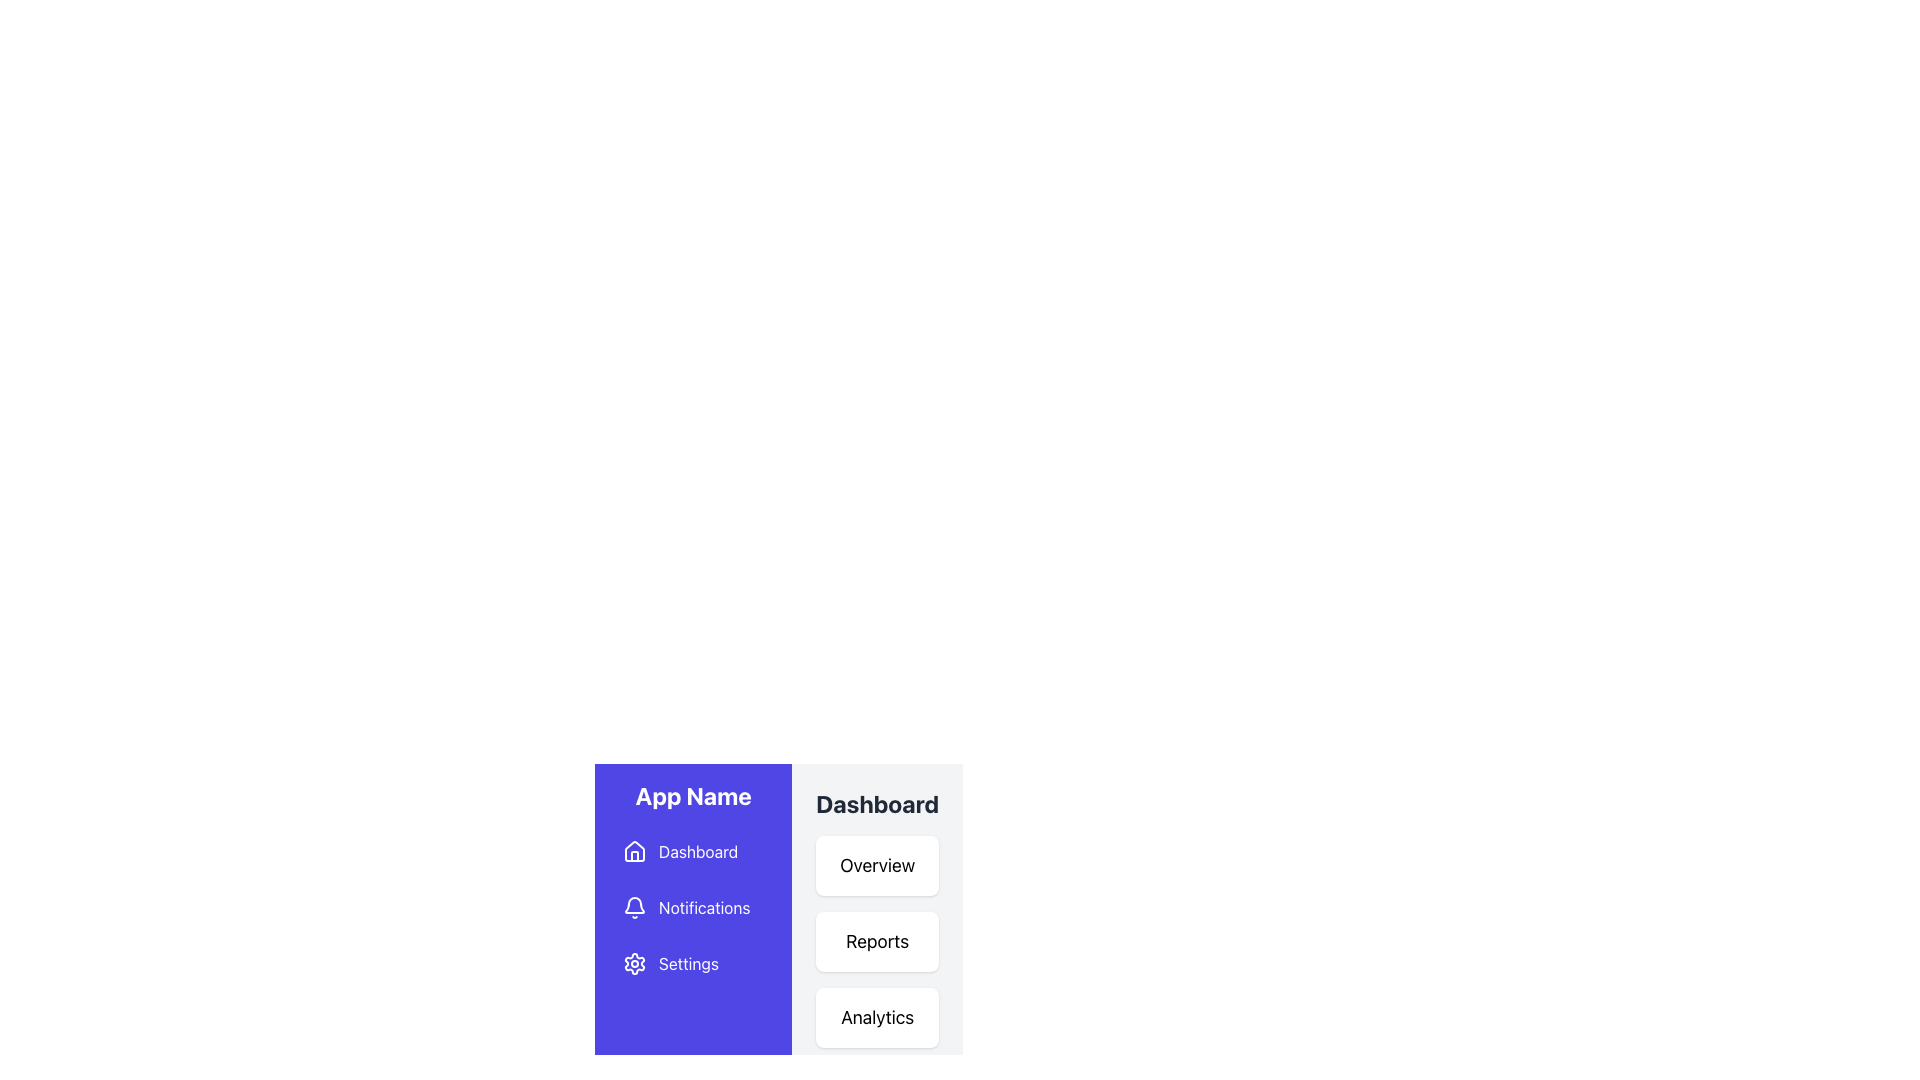 Image resolution: width=1920 pixels, height=1080 pixels. Describe the element at coordinates (693, 963) in the screenshot. I see `the settings navigation link, which is the third option in the vertical navigation list, positioned between 'Notifications' and the bottom of the navigation menu` at that location.